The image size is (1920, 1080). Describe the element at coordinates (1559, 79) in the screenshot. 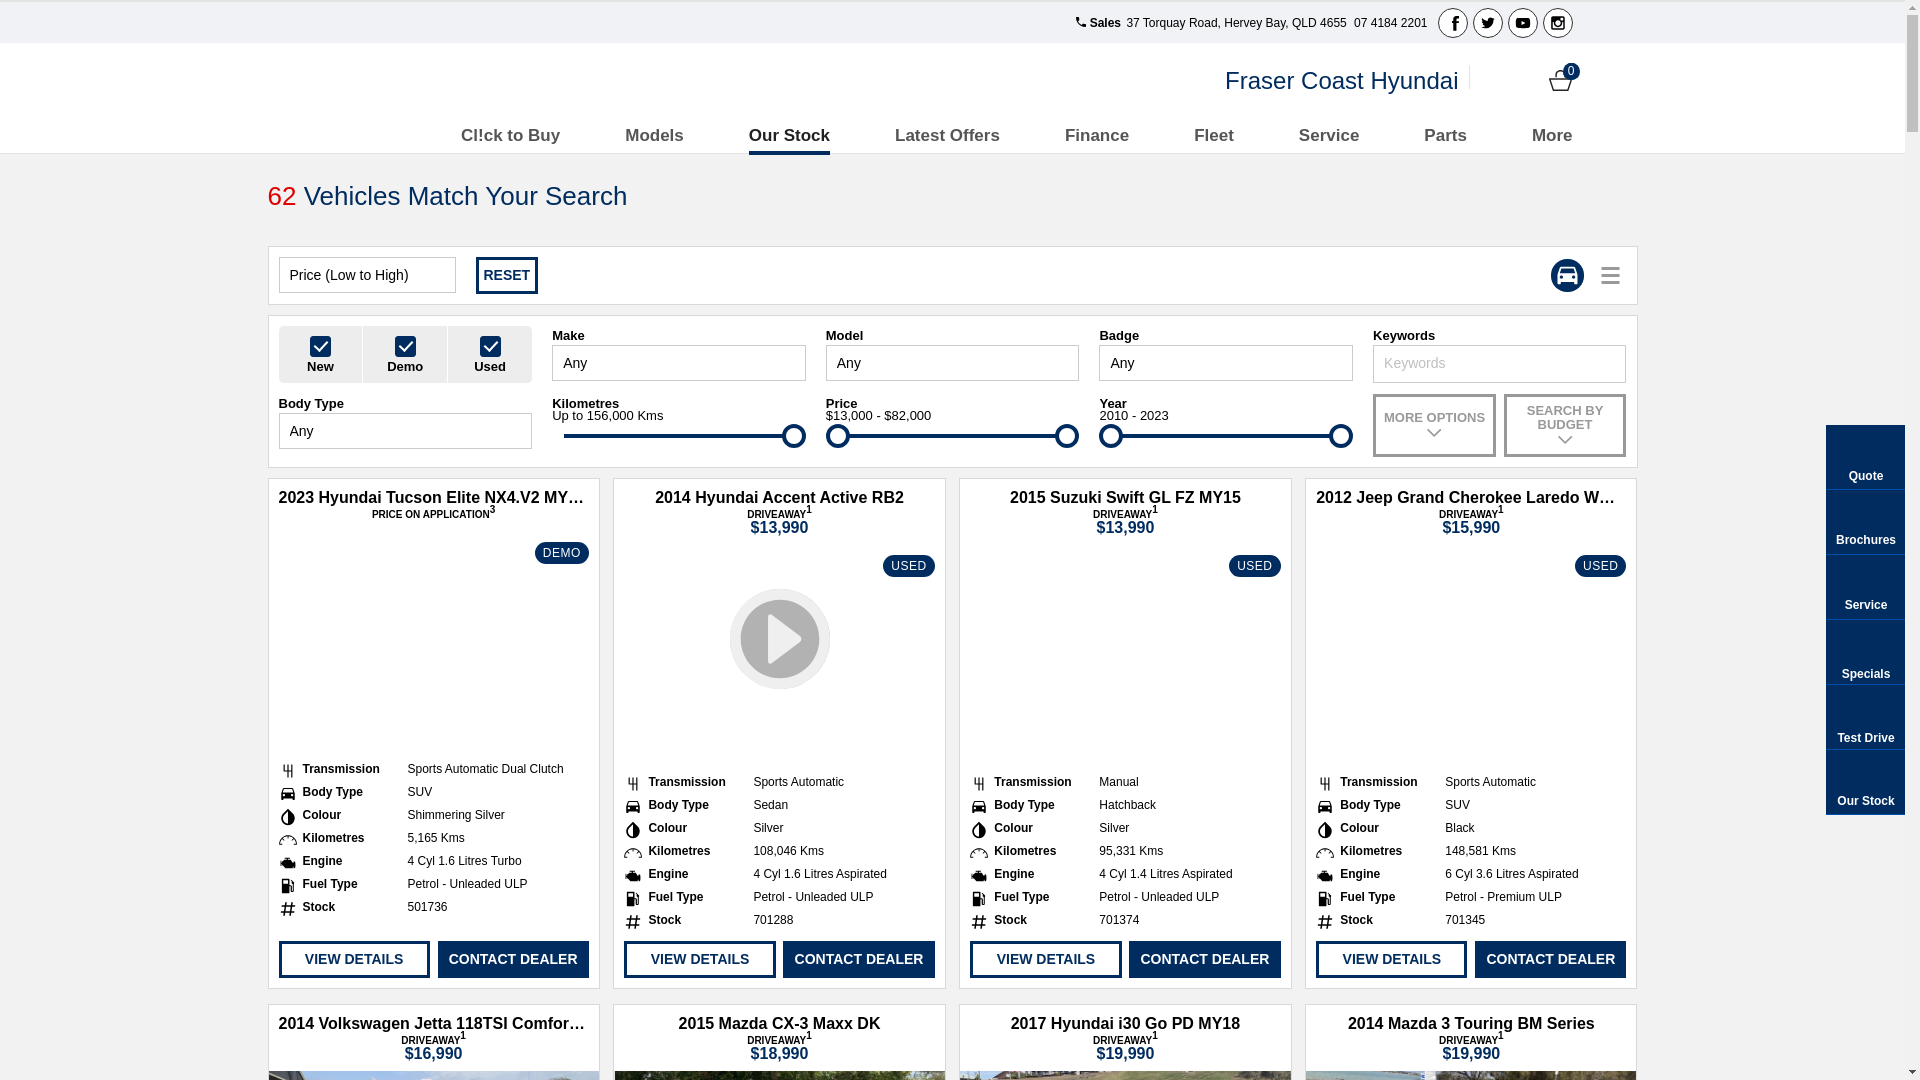

I see `'Cart` at that location.